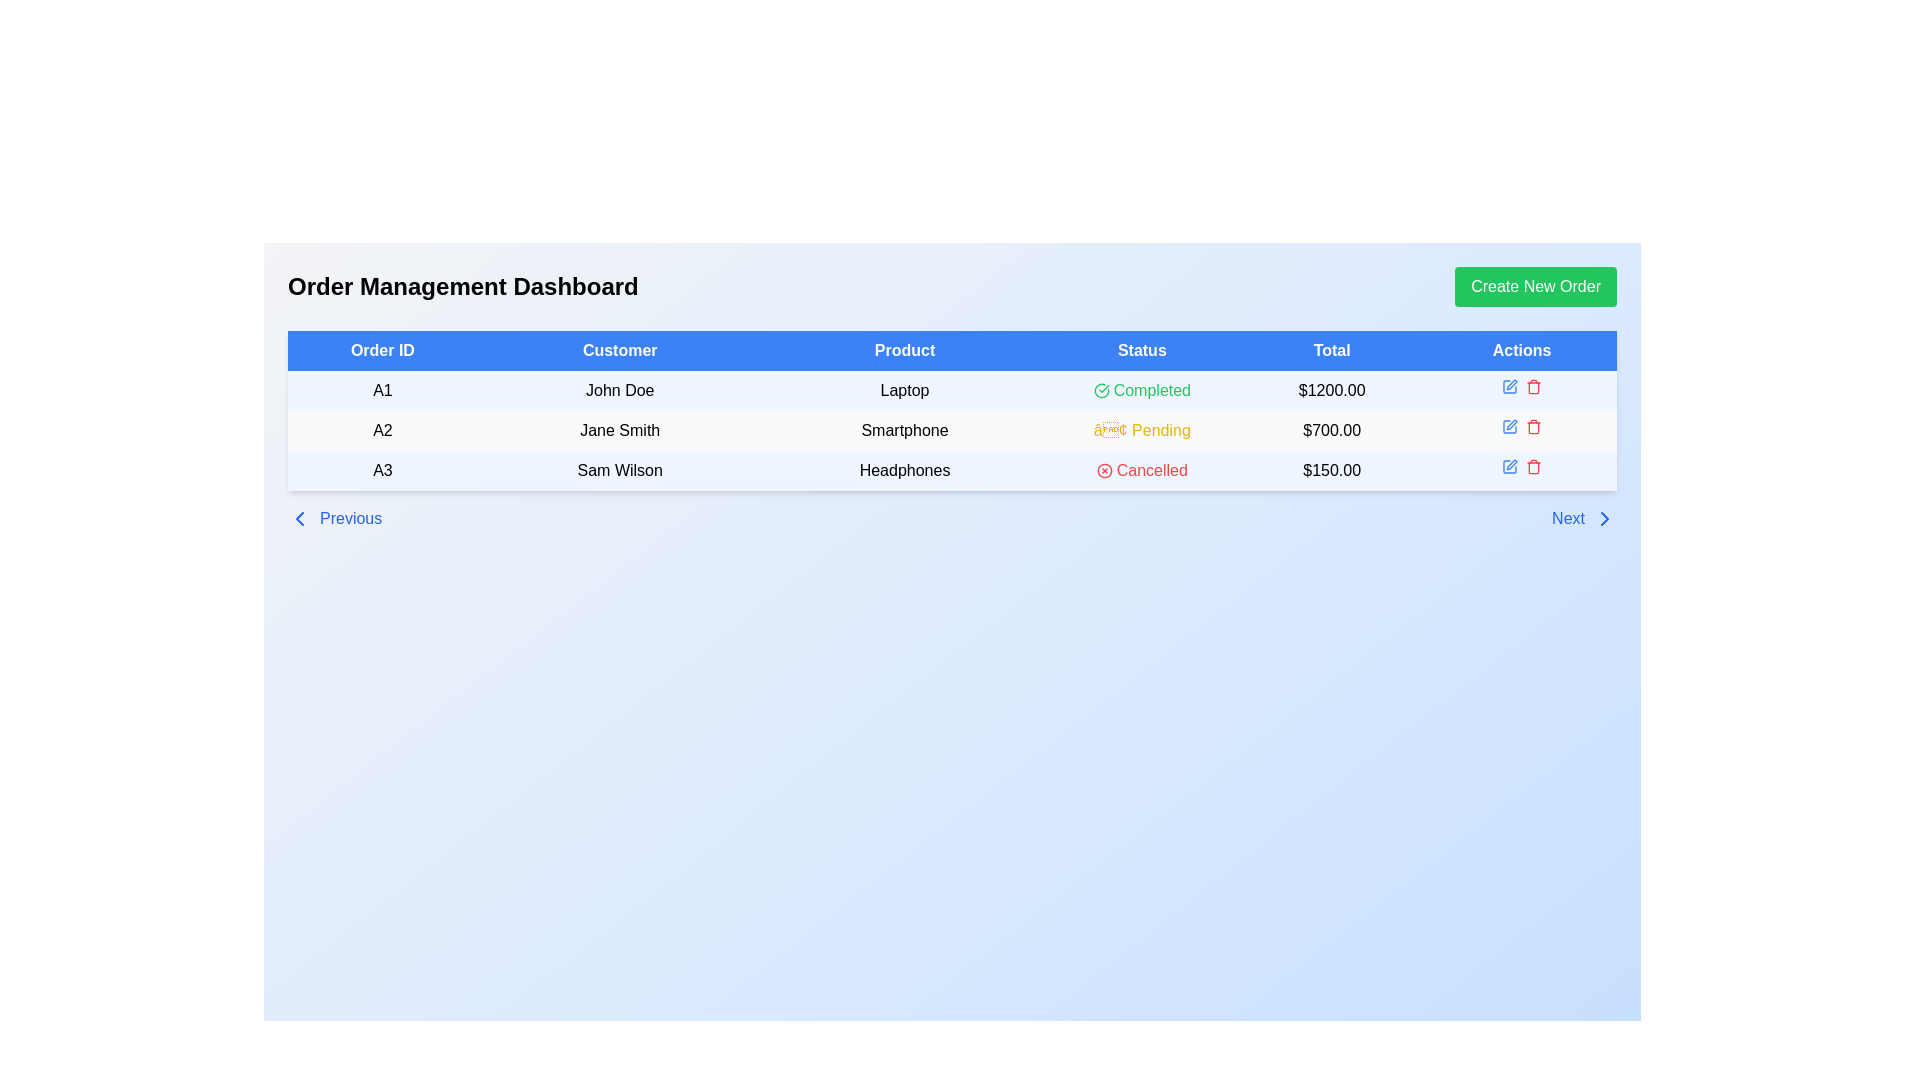 Image resolution: width=1920 pixels, height=1080 pixels. What do you see at coordinates (904, 470) in the screenshot?
I see `the 'Headphones' text label located in the third row and third column of the product category table, adjacent to 'Sam Wilson' on the left and 'Cancelled' on the right` at bounding box center [904, 470].